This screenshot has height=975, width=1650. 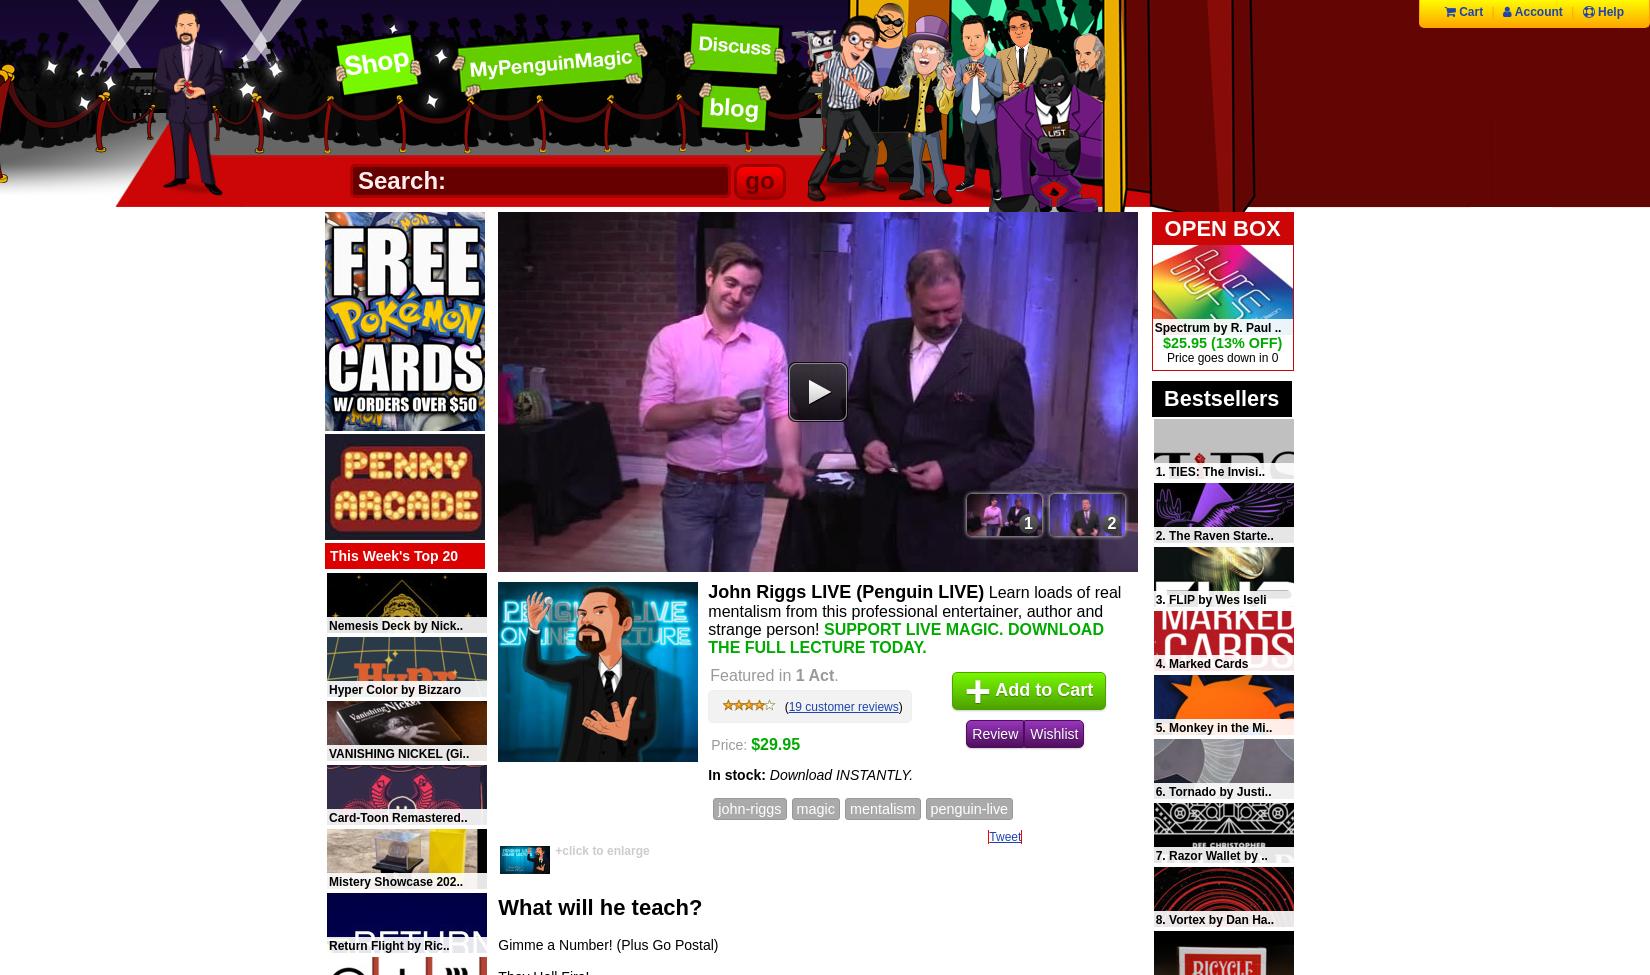 I want to click on 'Wishlist', so click(x=1054, y=732).